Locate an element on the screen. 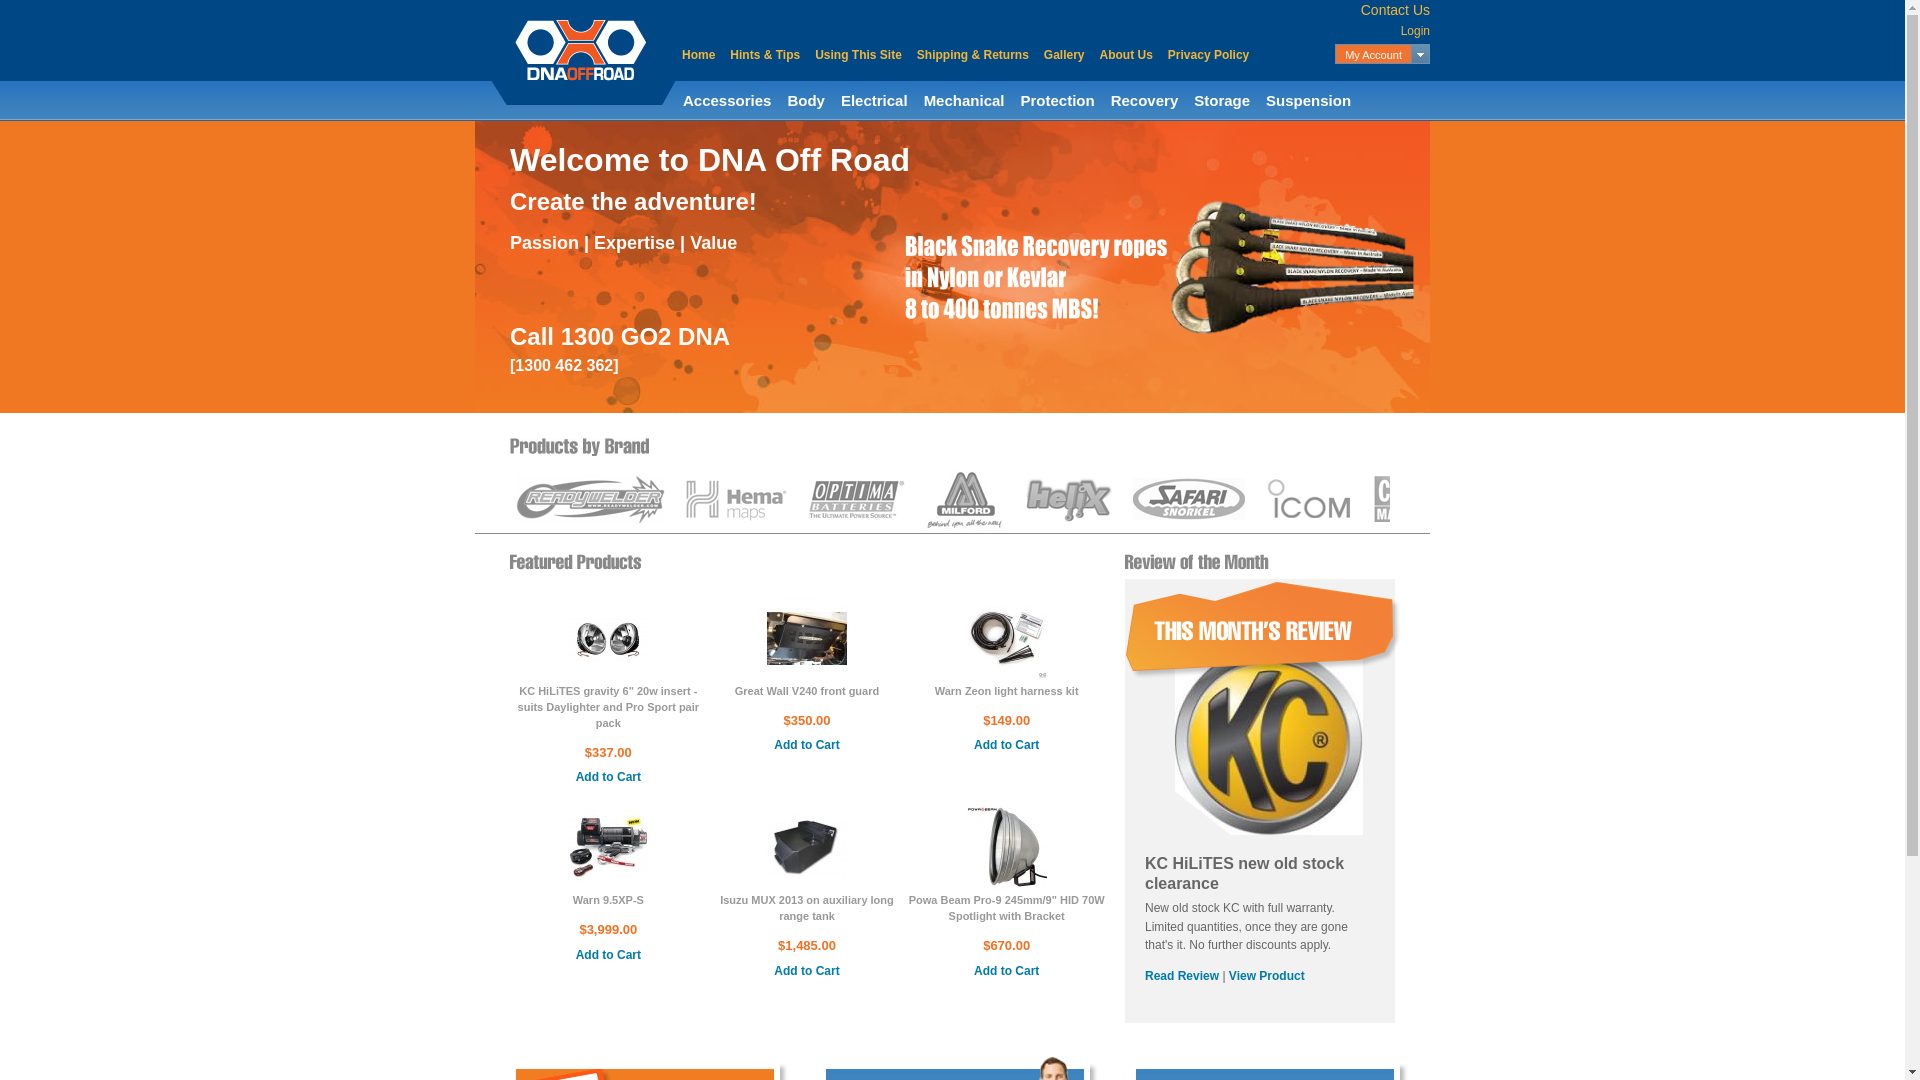 The height and width of the screenshot is (1080, 1920). 'Home' is located at coordinates (698, 53).